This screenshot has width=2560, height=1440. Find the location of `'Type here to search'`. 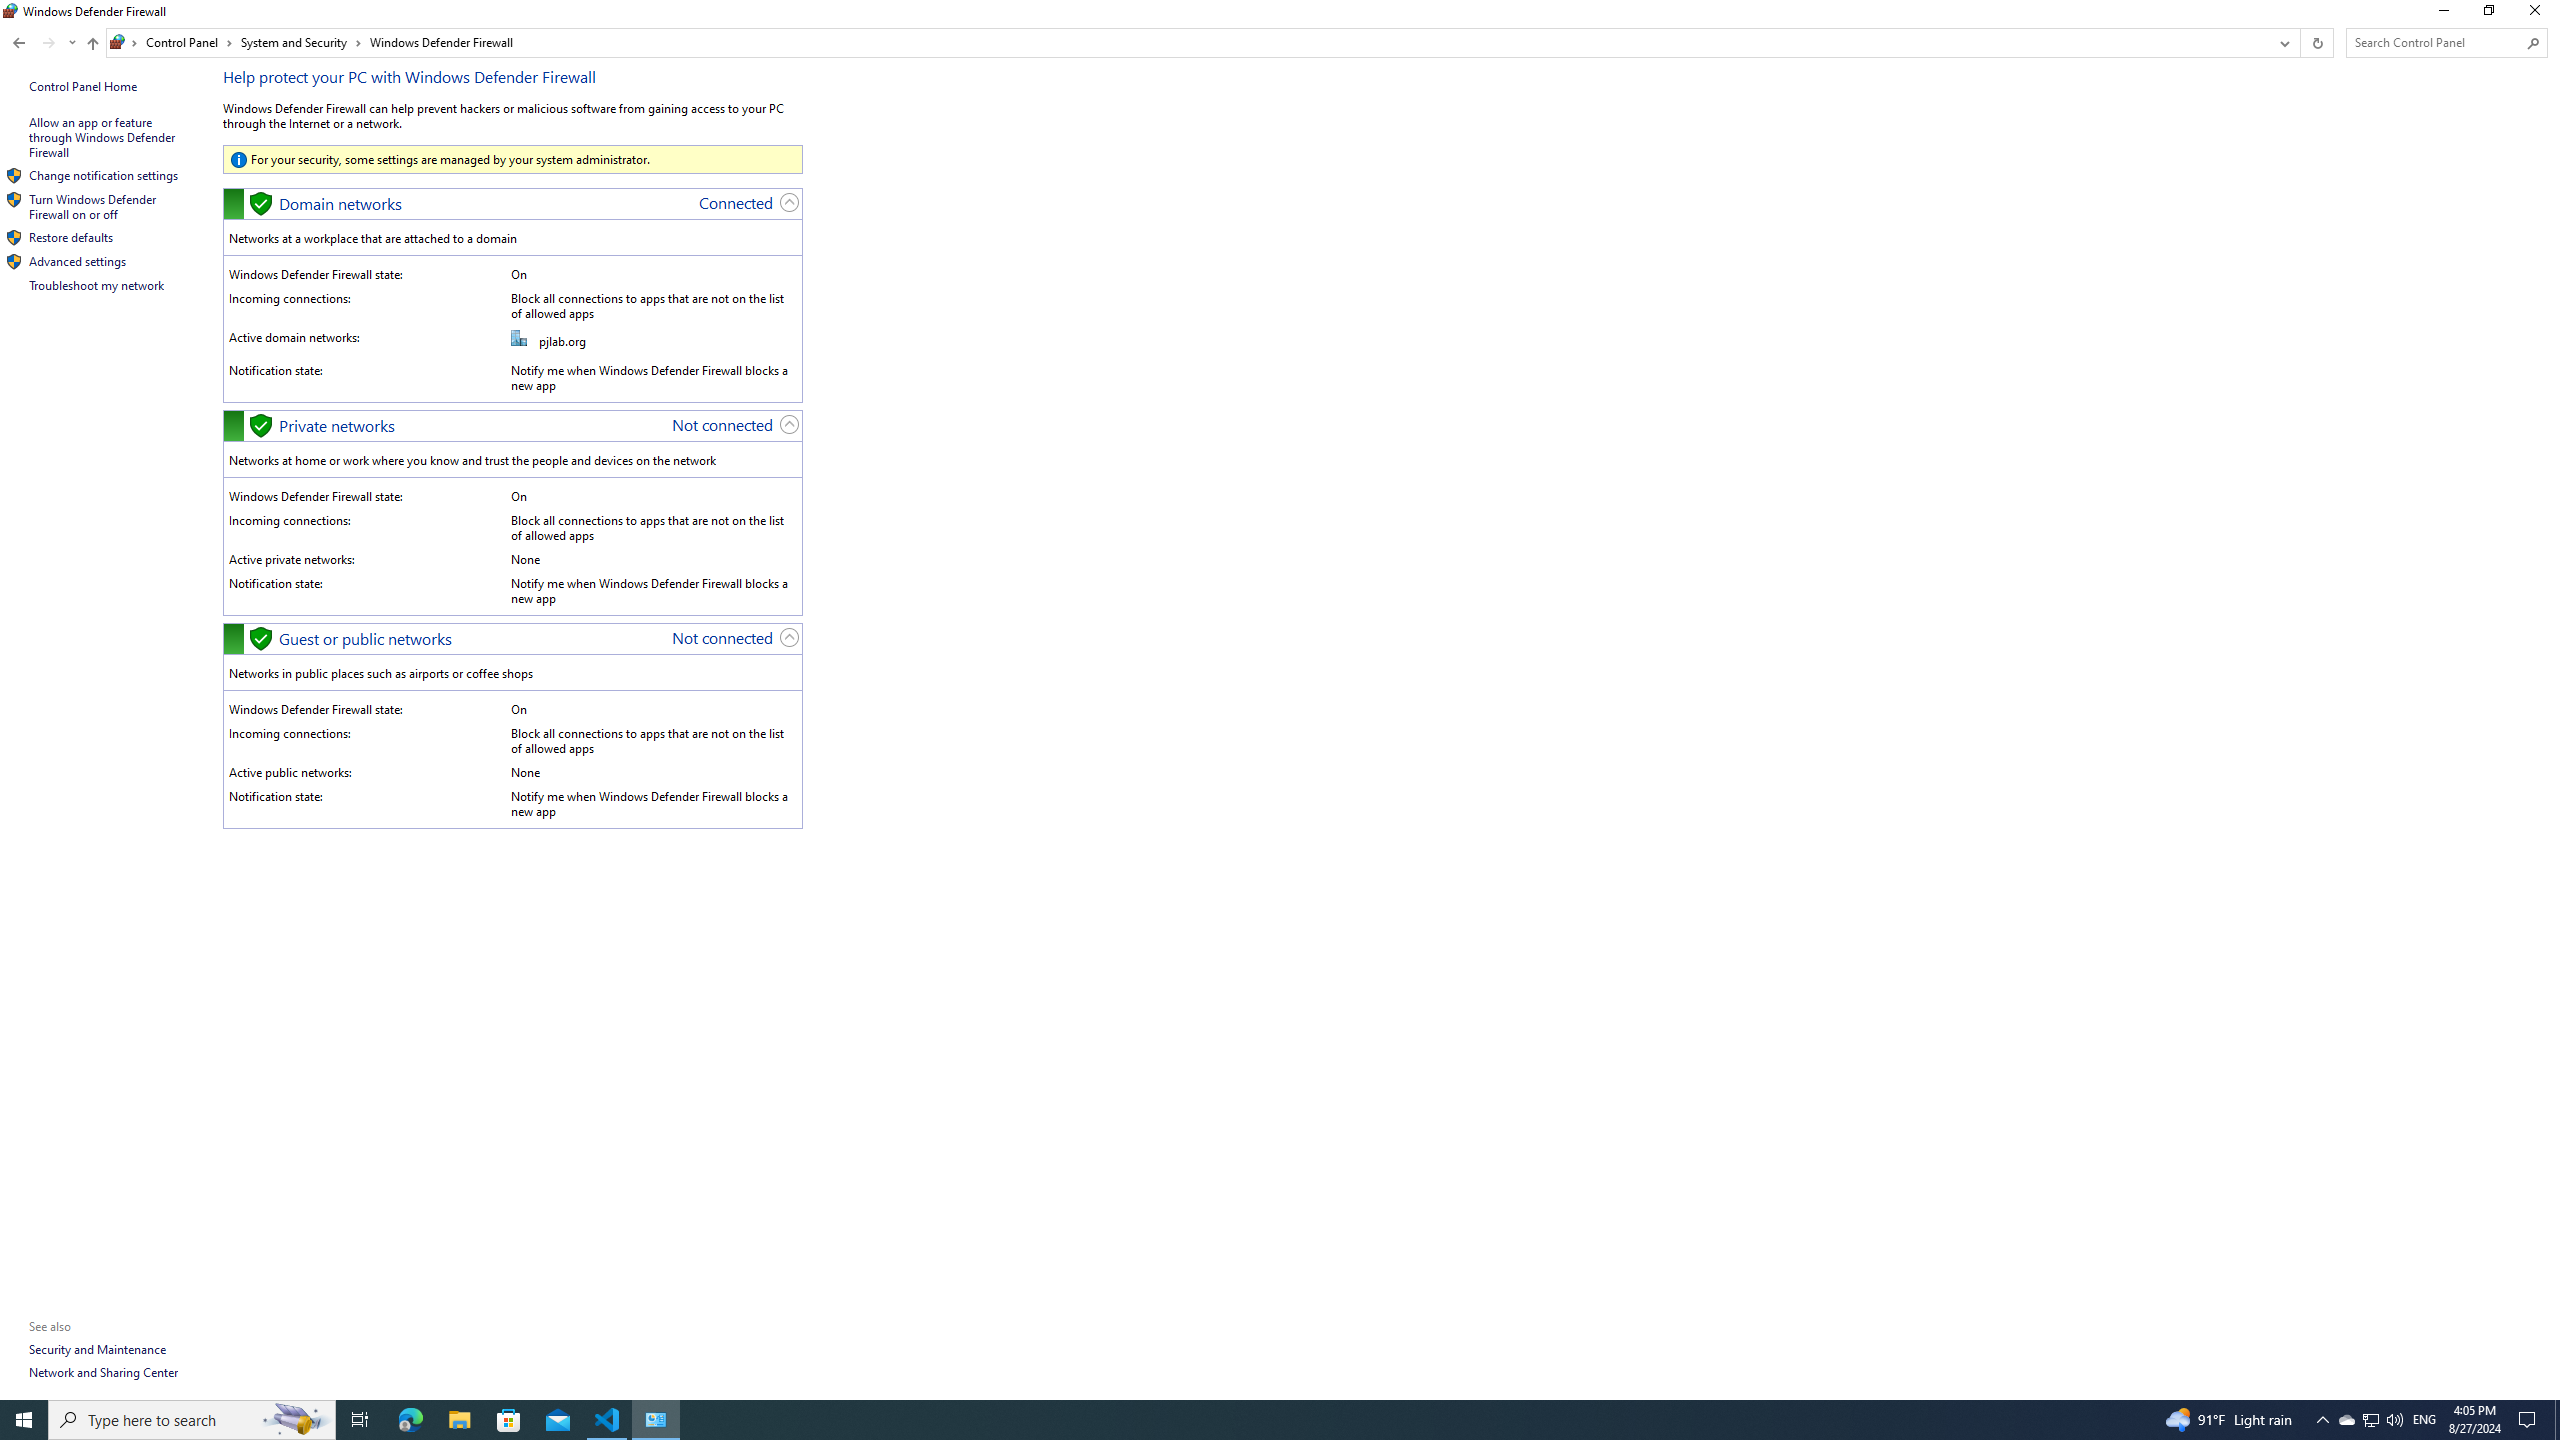

'Type here to search' is located at coordinates (191, 1418).